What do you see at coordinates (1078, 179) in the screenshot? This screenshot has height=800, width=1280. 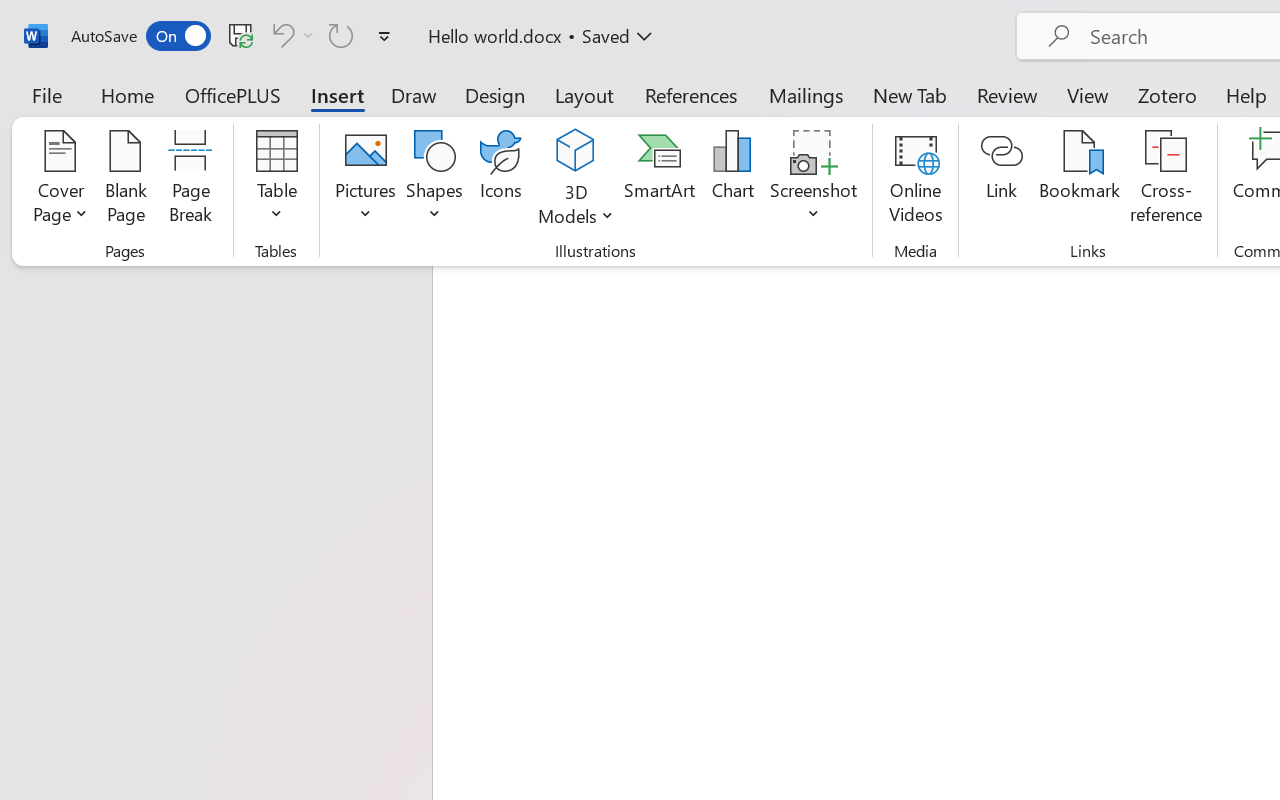 I see `'Bookmark...'` at bounding box center [1078, 179].